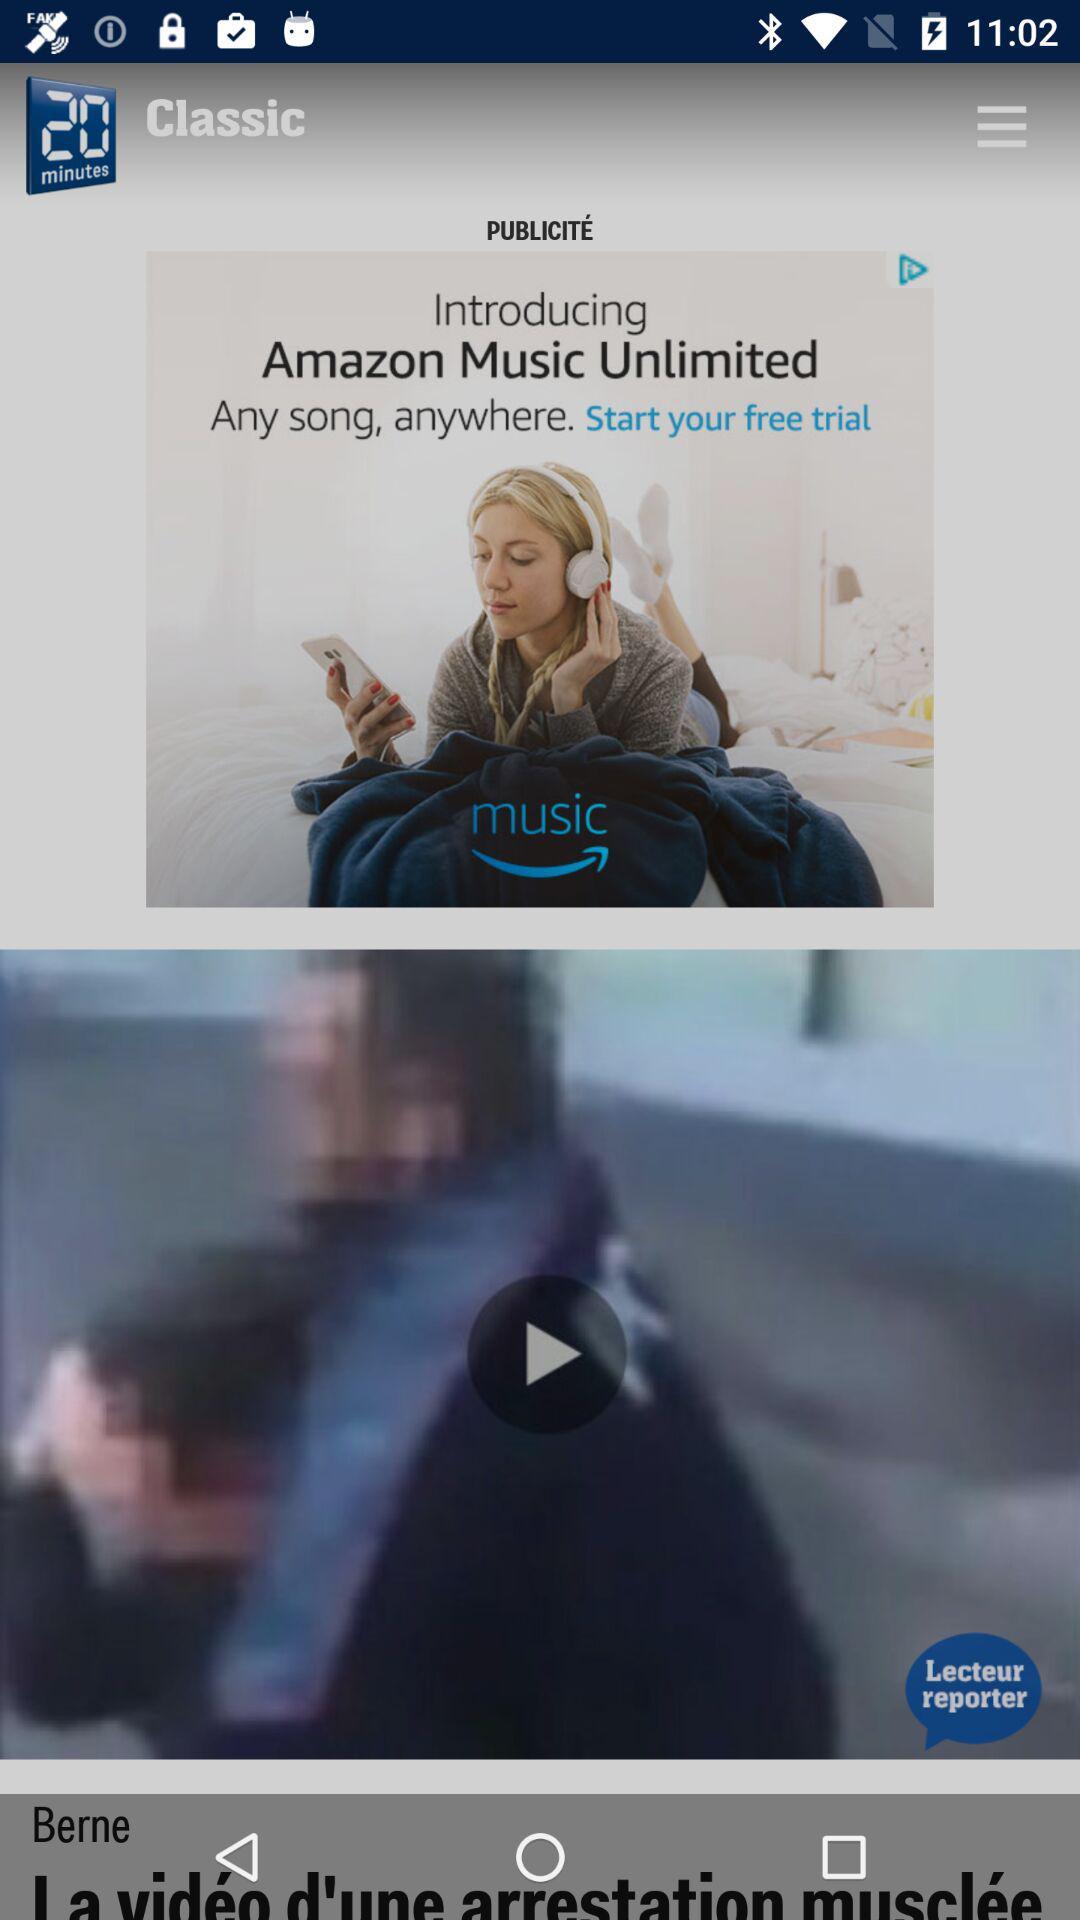 The image size is (1080, 1920). Describe the element at coordinates (67, 135) in the screenshot. I see `time setting` at that location.